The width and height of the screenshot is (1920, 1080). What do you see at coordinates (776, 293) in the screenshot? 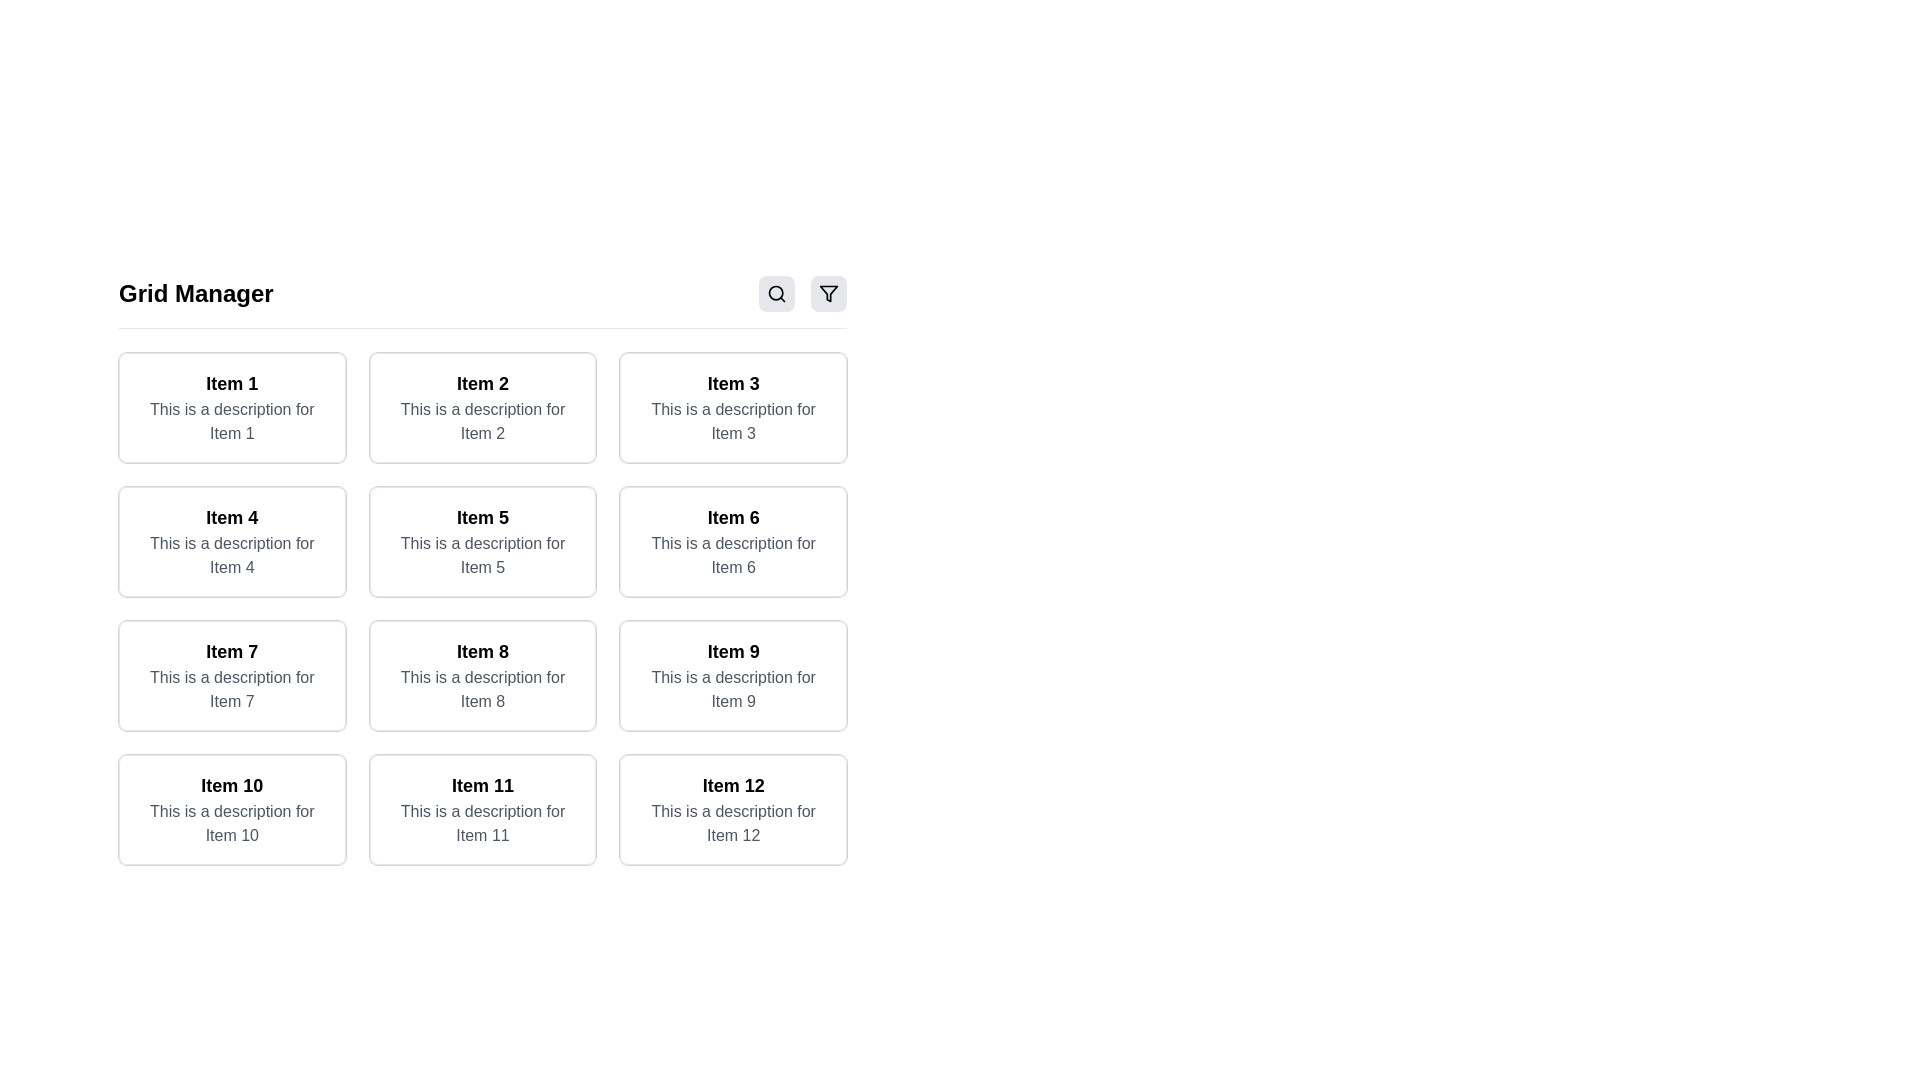
I see `the leftmost search icon in the top-right corner of the interface` at bounding box center [776, 293].